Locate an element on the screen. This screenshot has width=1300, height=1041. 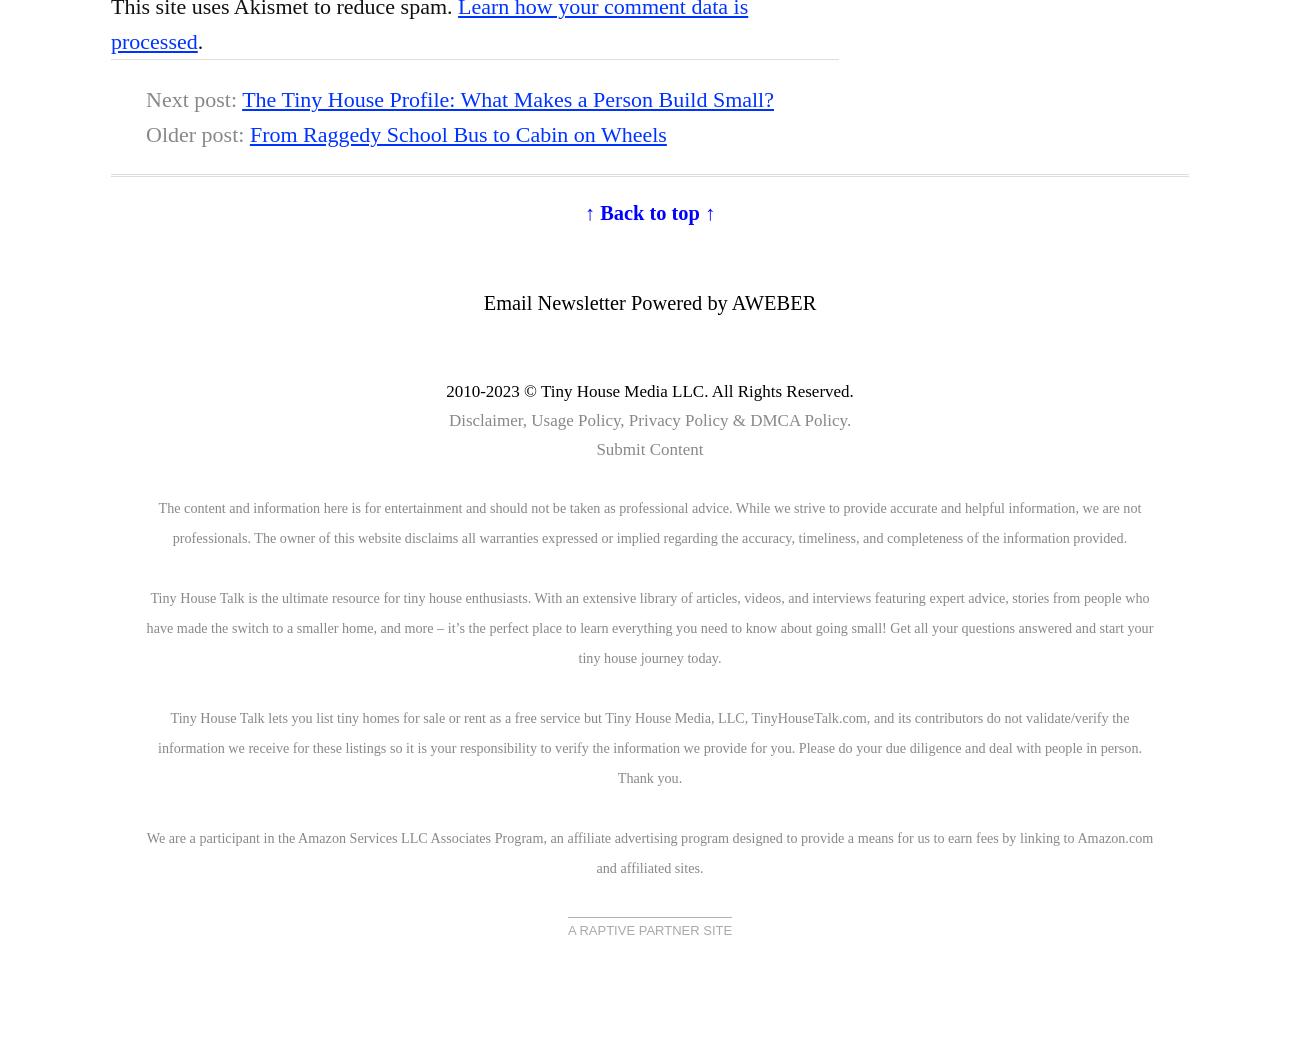
'Disclaimer, Usage Policy, Privacy Policy & DMCA Policy' is located at coordinates (647, 419).